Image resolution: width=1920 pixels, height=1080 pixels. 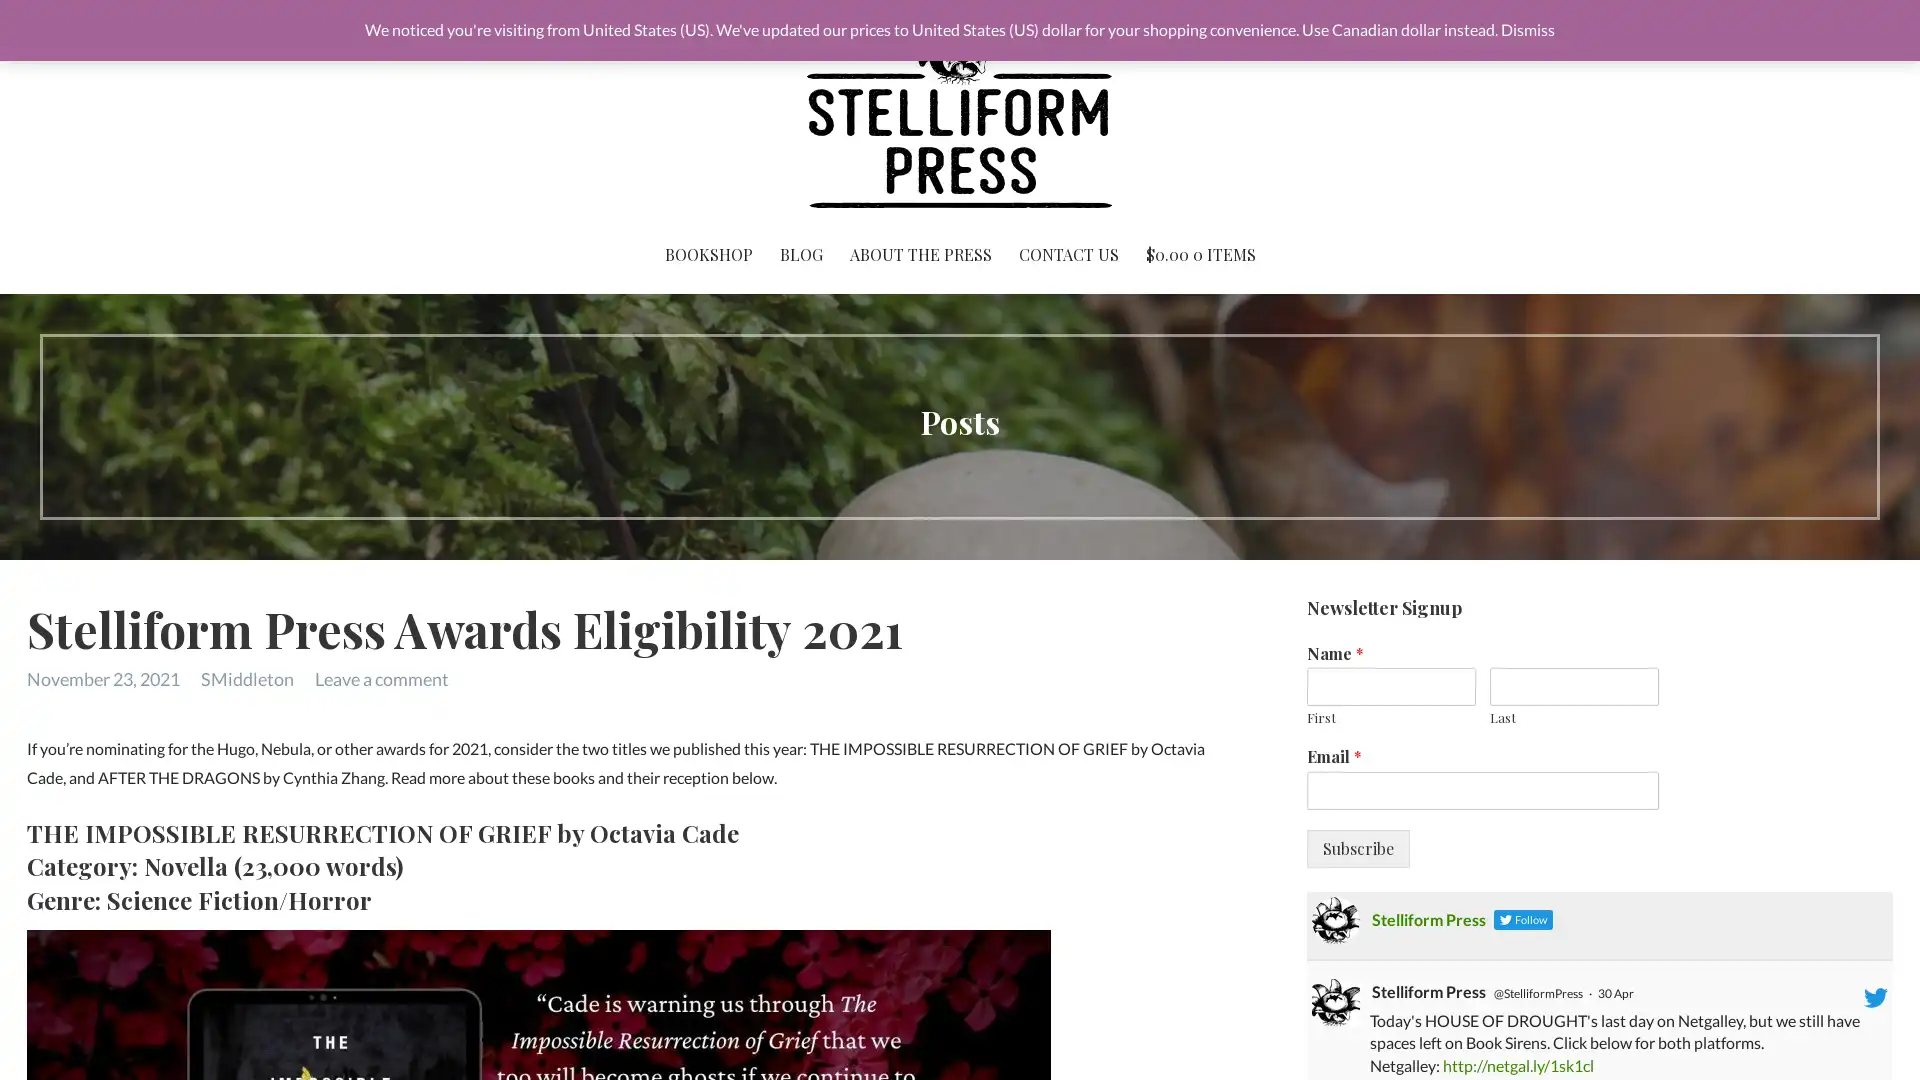 I want to click on Subscribe, so click(x=1357, y=848).